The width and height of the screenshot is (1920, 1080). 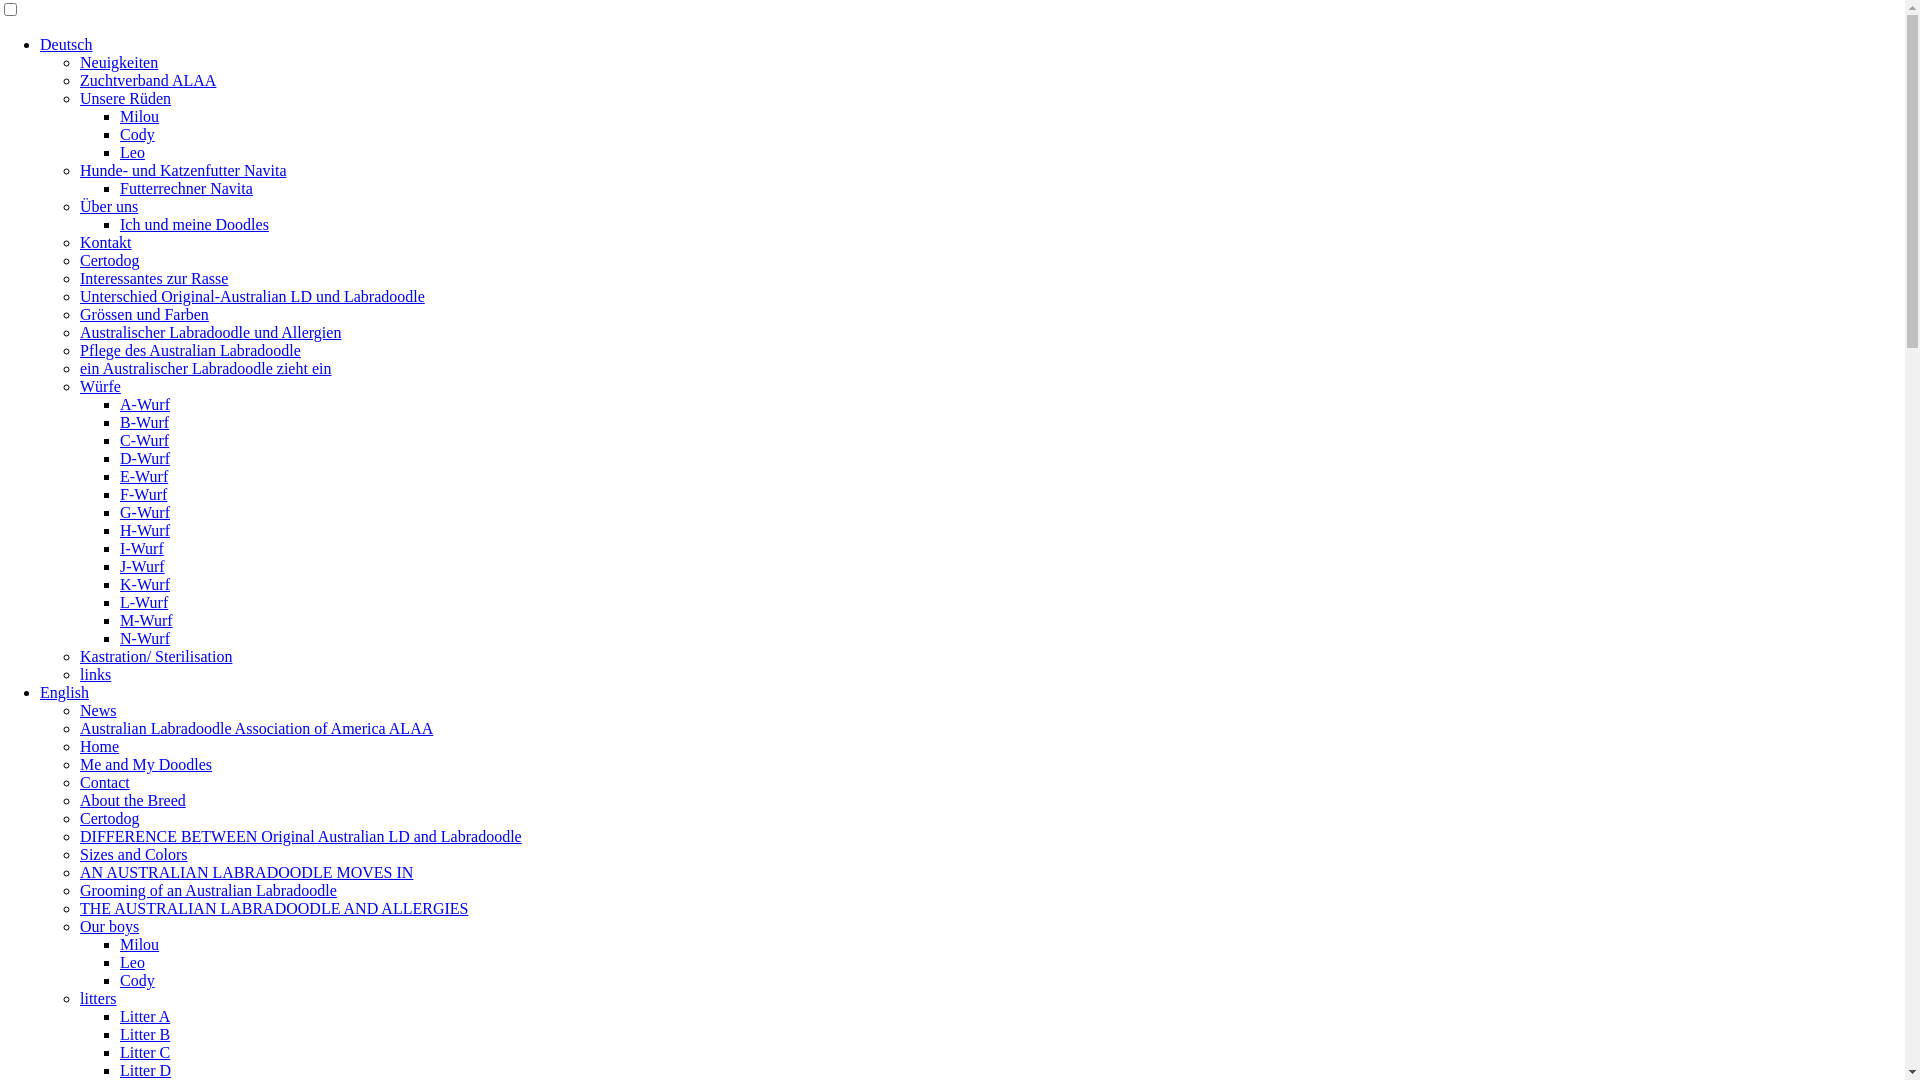 I want to click on 'J-Wurf', so click(x=141, y=566).